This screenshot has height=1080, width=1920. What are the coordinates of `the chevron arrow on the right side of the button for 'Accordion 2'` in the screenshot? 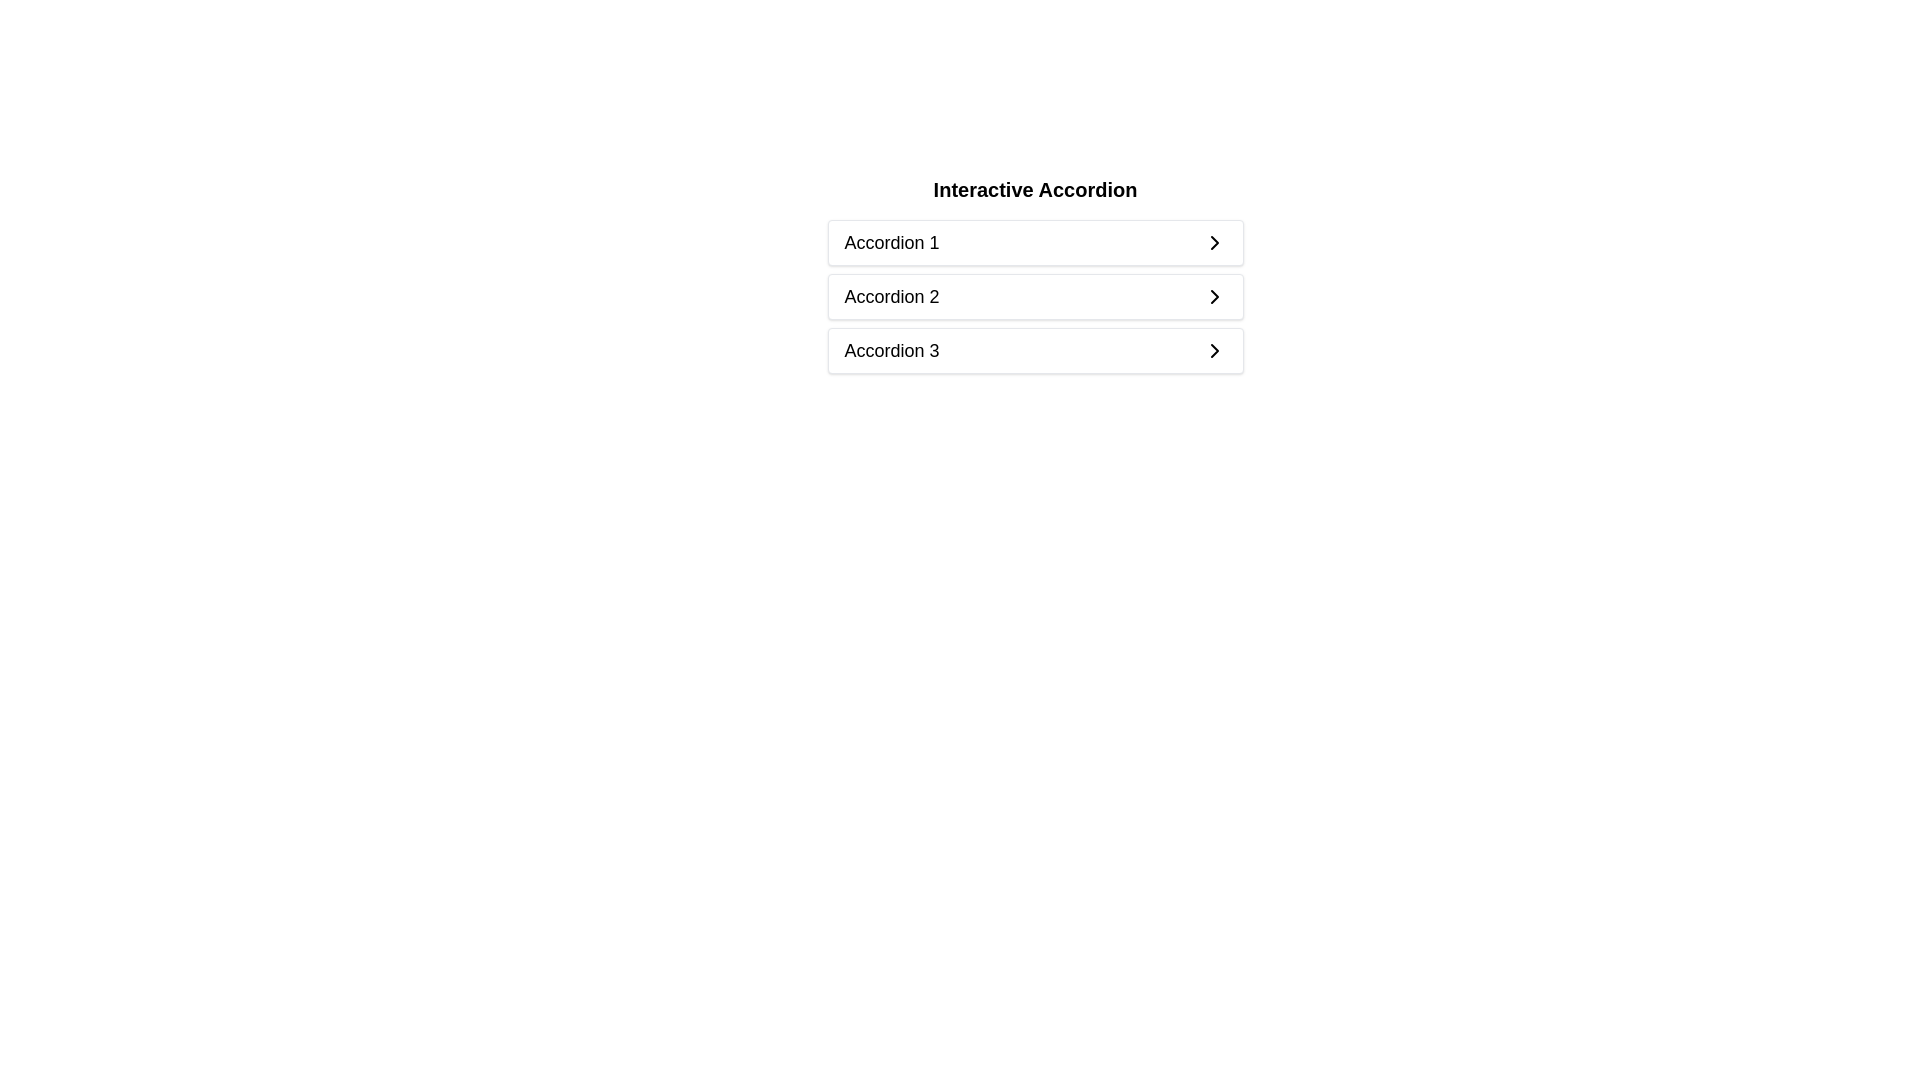 It's located at (1213, 297).